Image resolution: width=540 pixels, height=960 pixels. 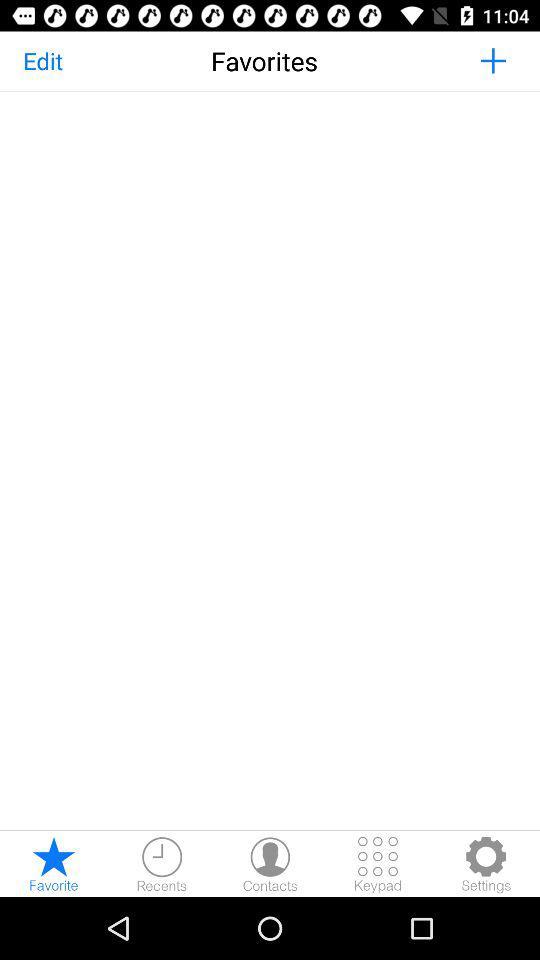 I want to click on keypad, so click(x=378, y=863).